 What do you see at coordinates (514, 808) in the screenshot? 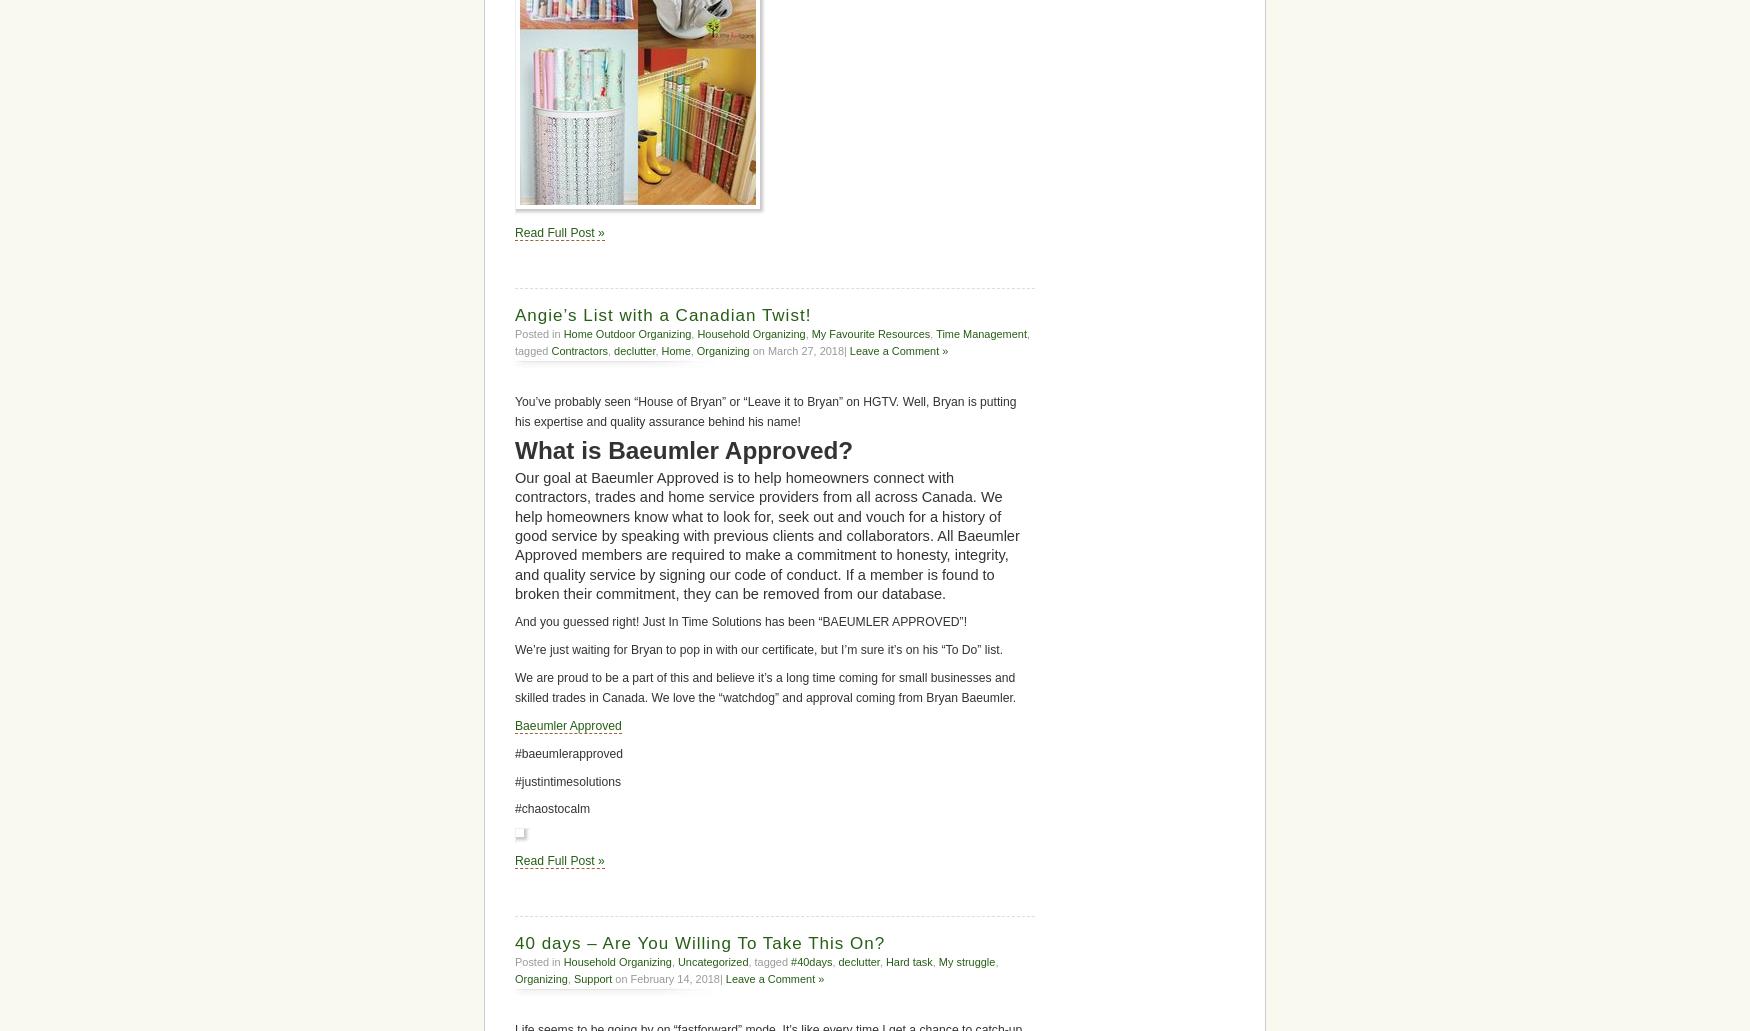
I see `'#chaostocalm'` at bounding box center [514, 808].